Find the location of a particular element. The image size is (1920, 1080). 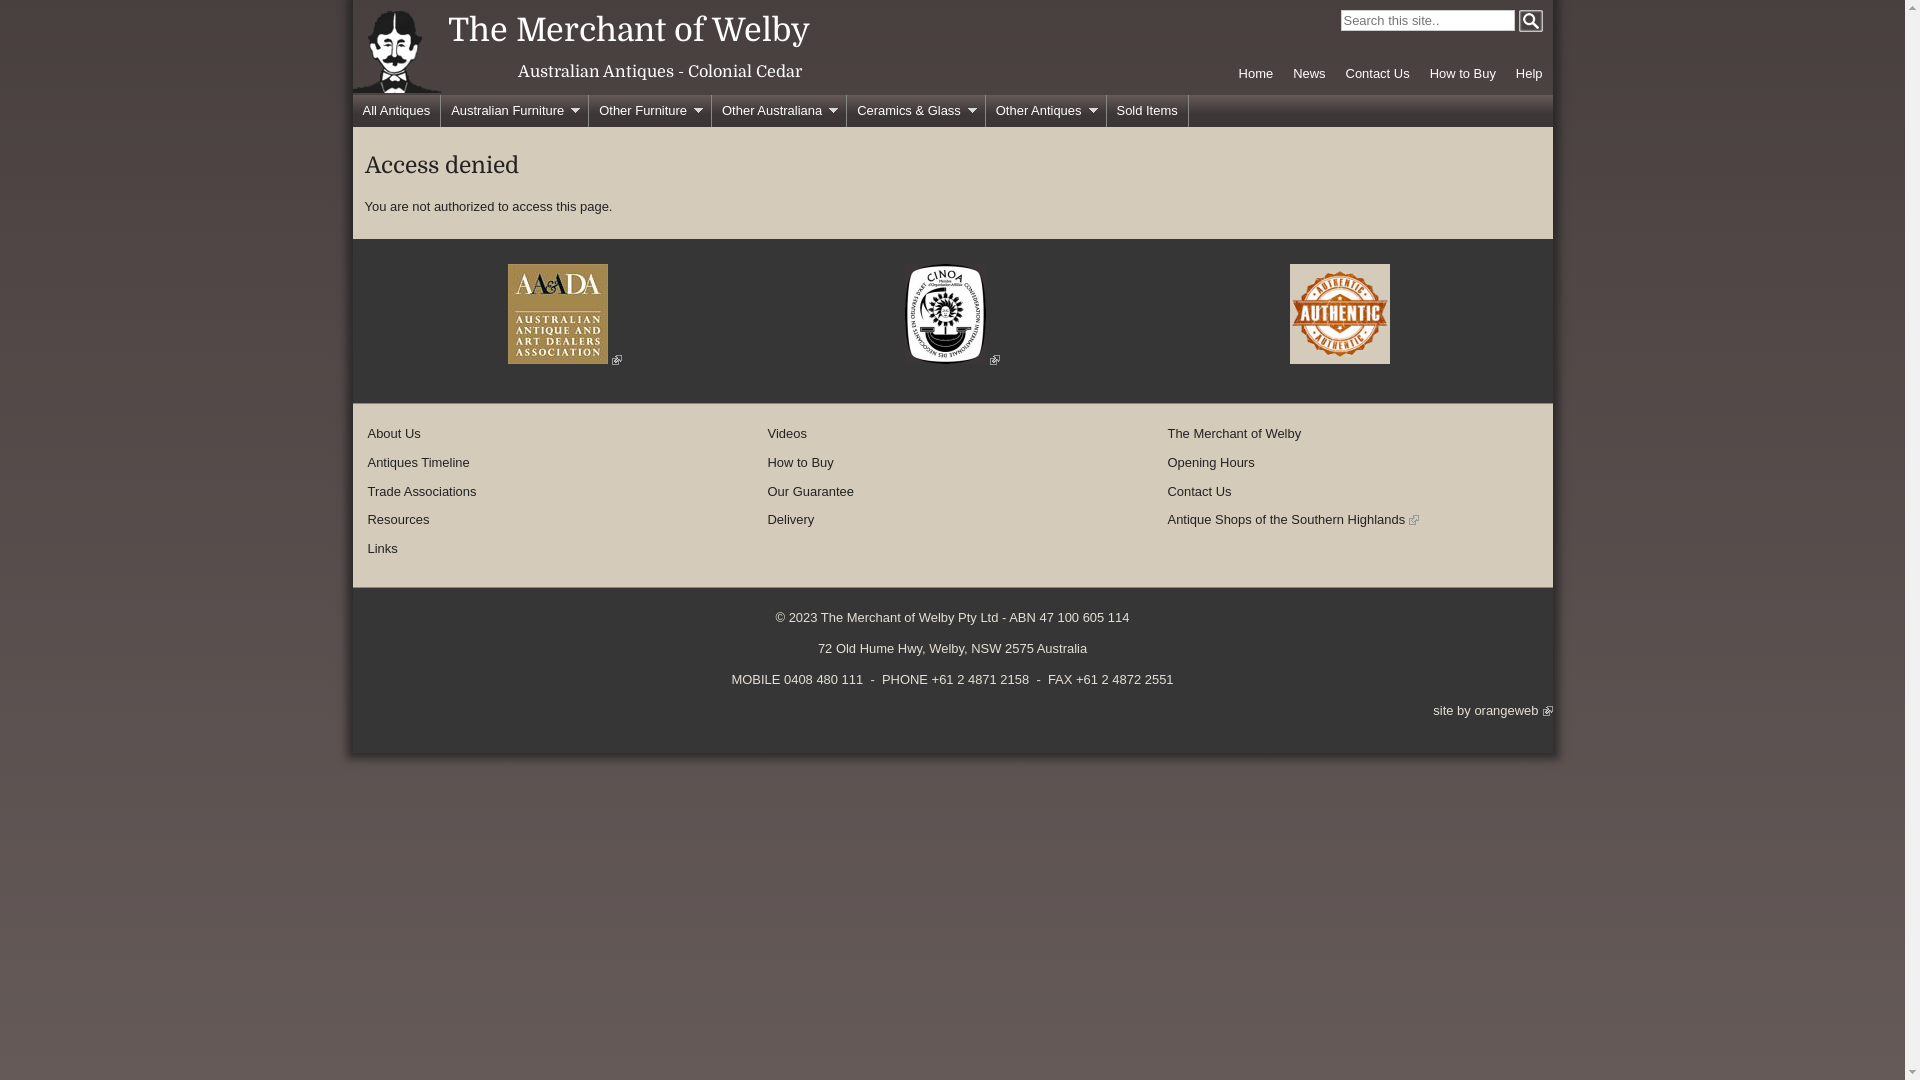

'All Antiques' is located at coordinates (351, 111).